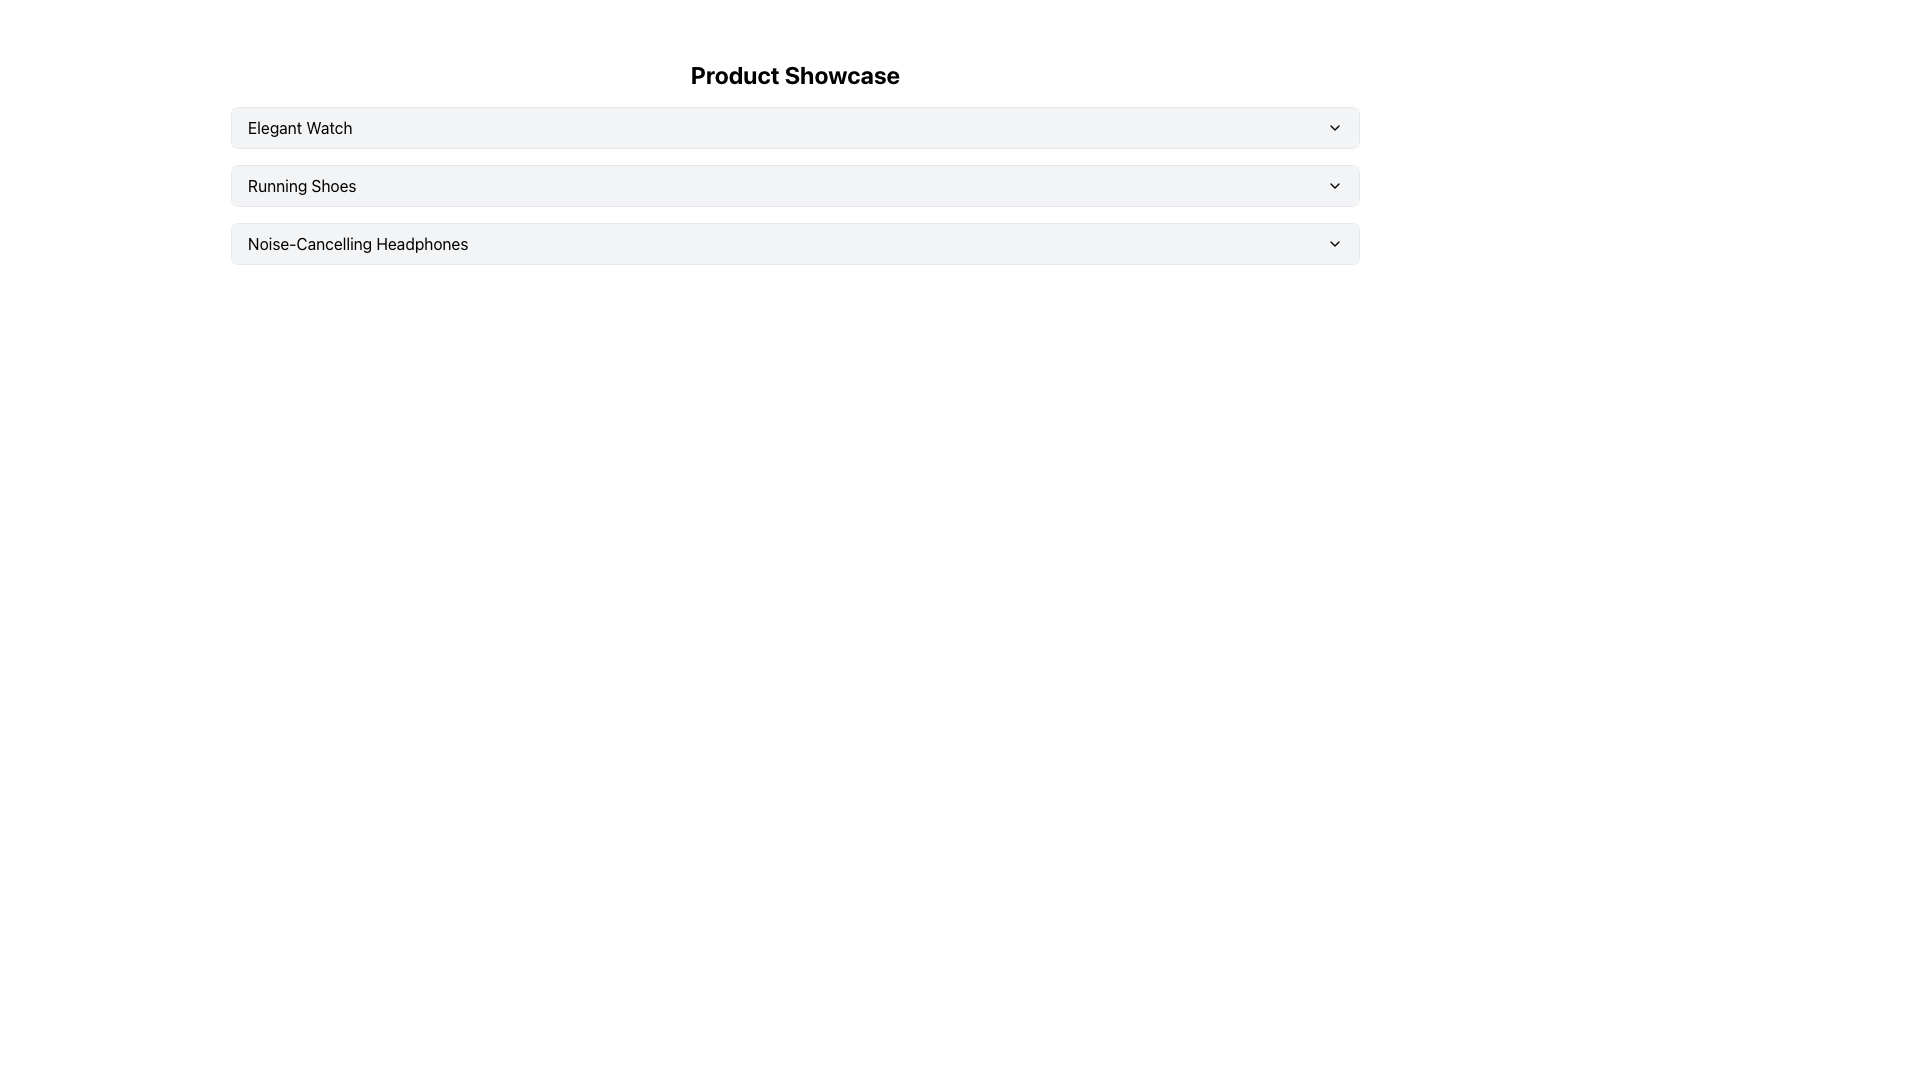 The image size is (1920, 1080). I want to click on text label that displays 'Noise-Cancelling Headphones', which is the third item in a horizontal list of items, so click(358, 242).